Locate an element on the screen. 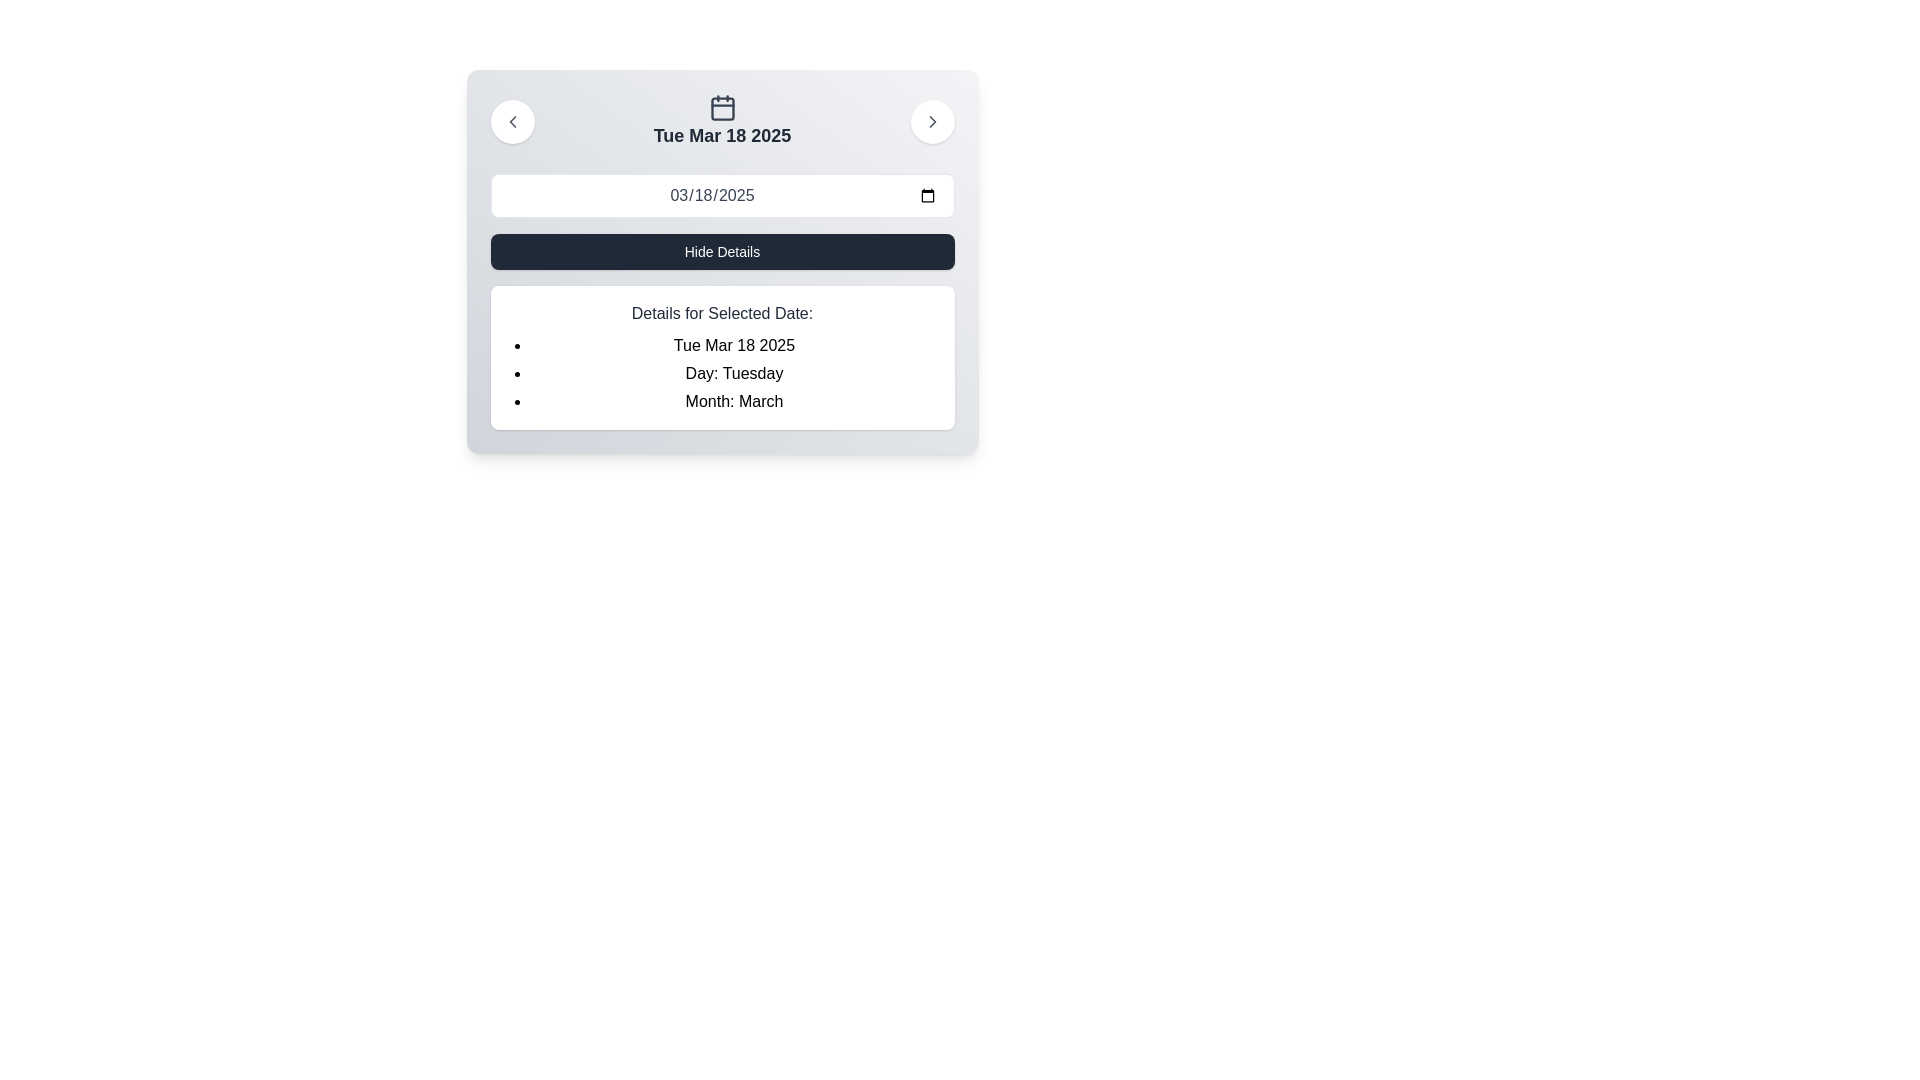  the calendar icon, which is a minimalistic design with rounded corners, located in the header section above the text 'Tue Mar 18 2025' is located at coordinates (721, 108).